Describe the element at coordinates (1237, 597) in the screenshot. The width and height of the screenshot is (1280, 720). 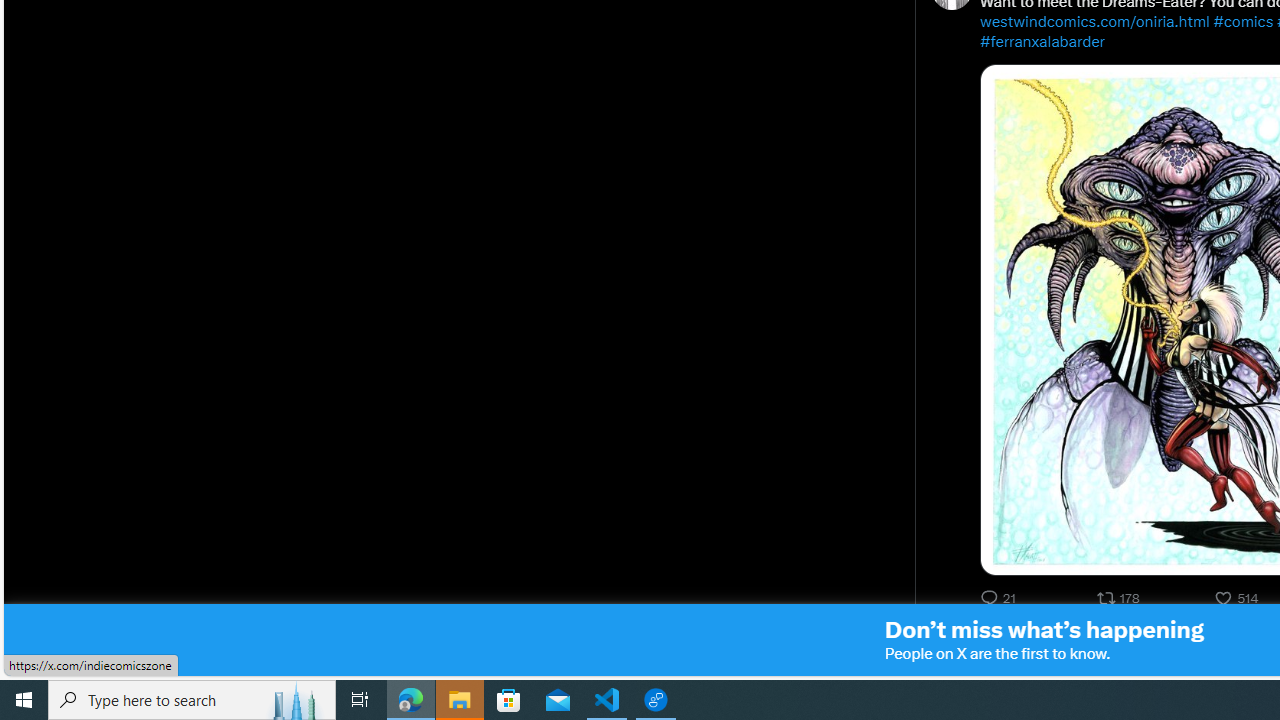
I see `'514 Likes. Like'` at that location.